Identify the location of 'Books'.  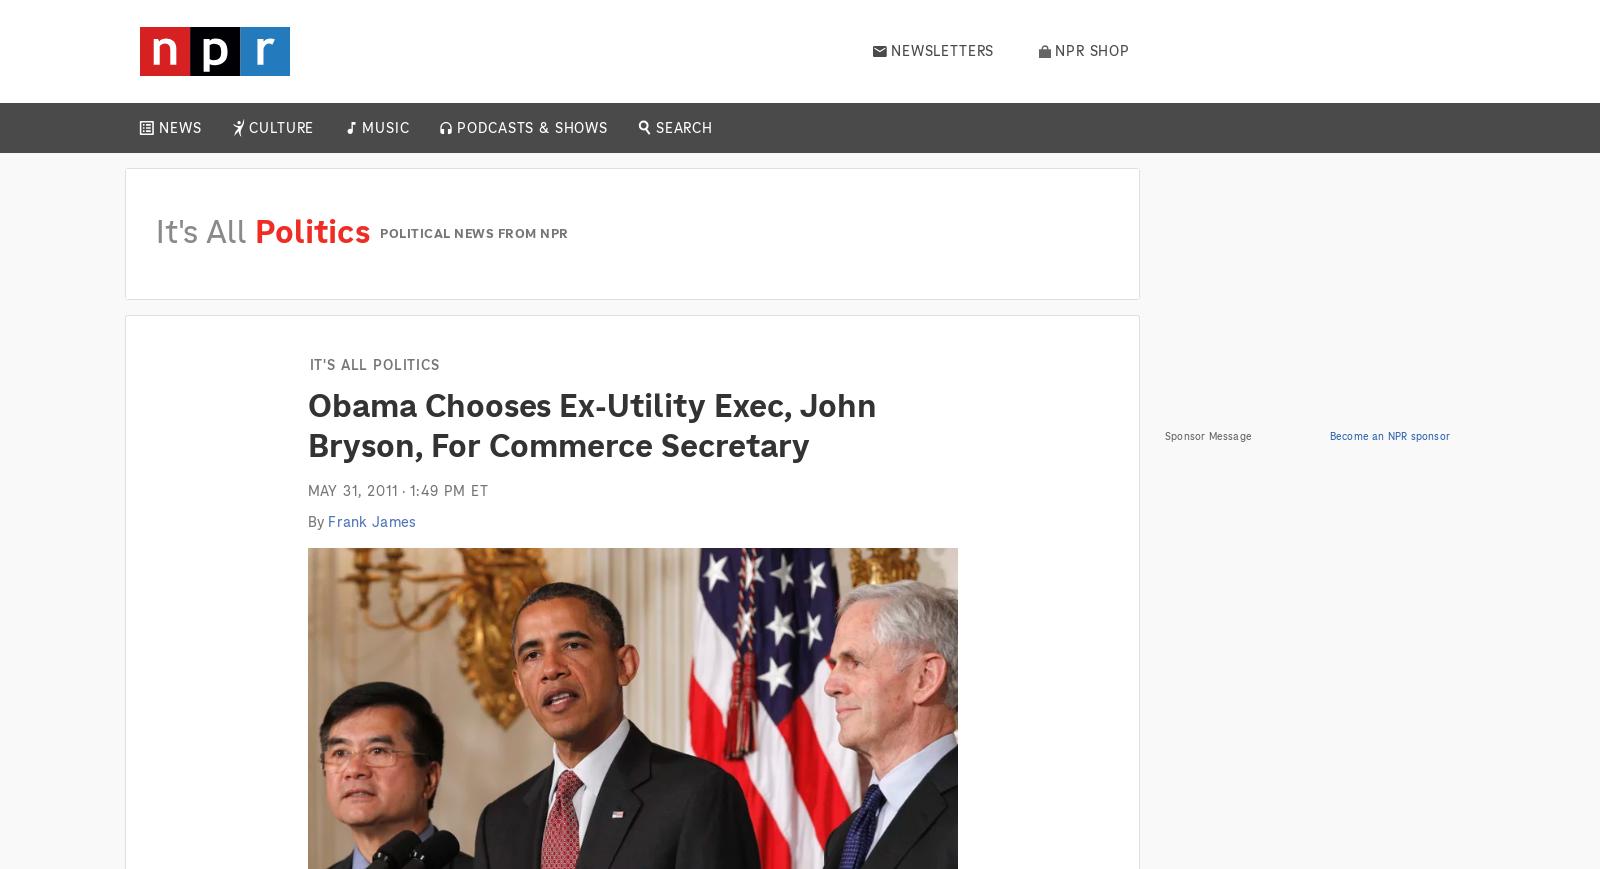
(279, 190).